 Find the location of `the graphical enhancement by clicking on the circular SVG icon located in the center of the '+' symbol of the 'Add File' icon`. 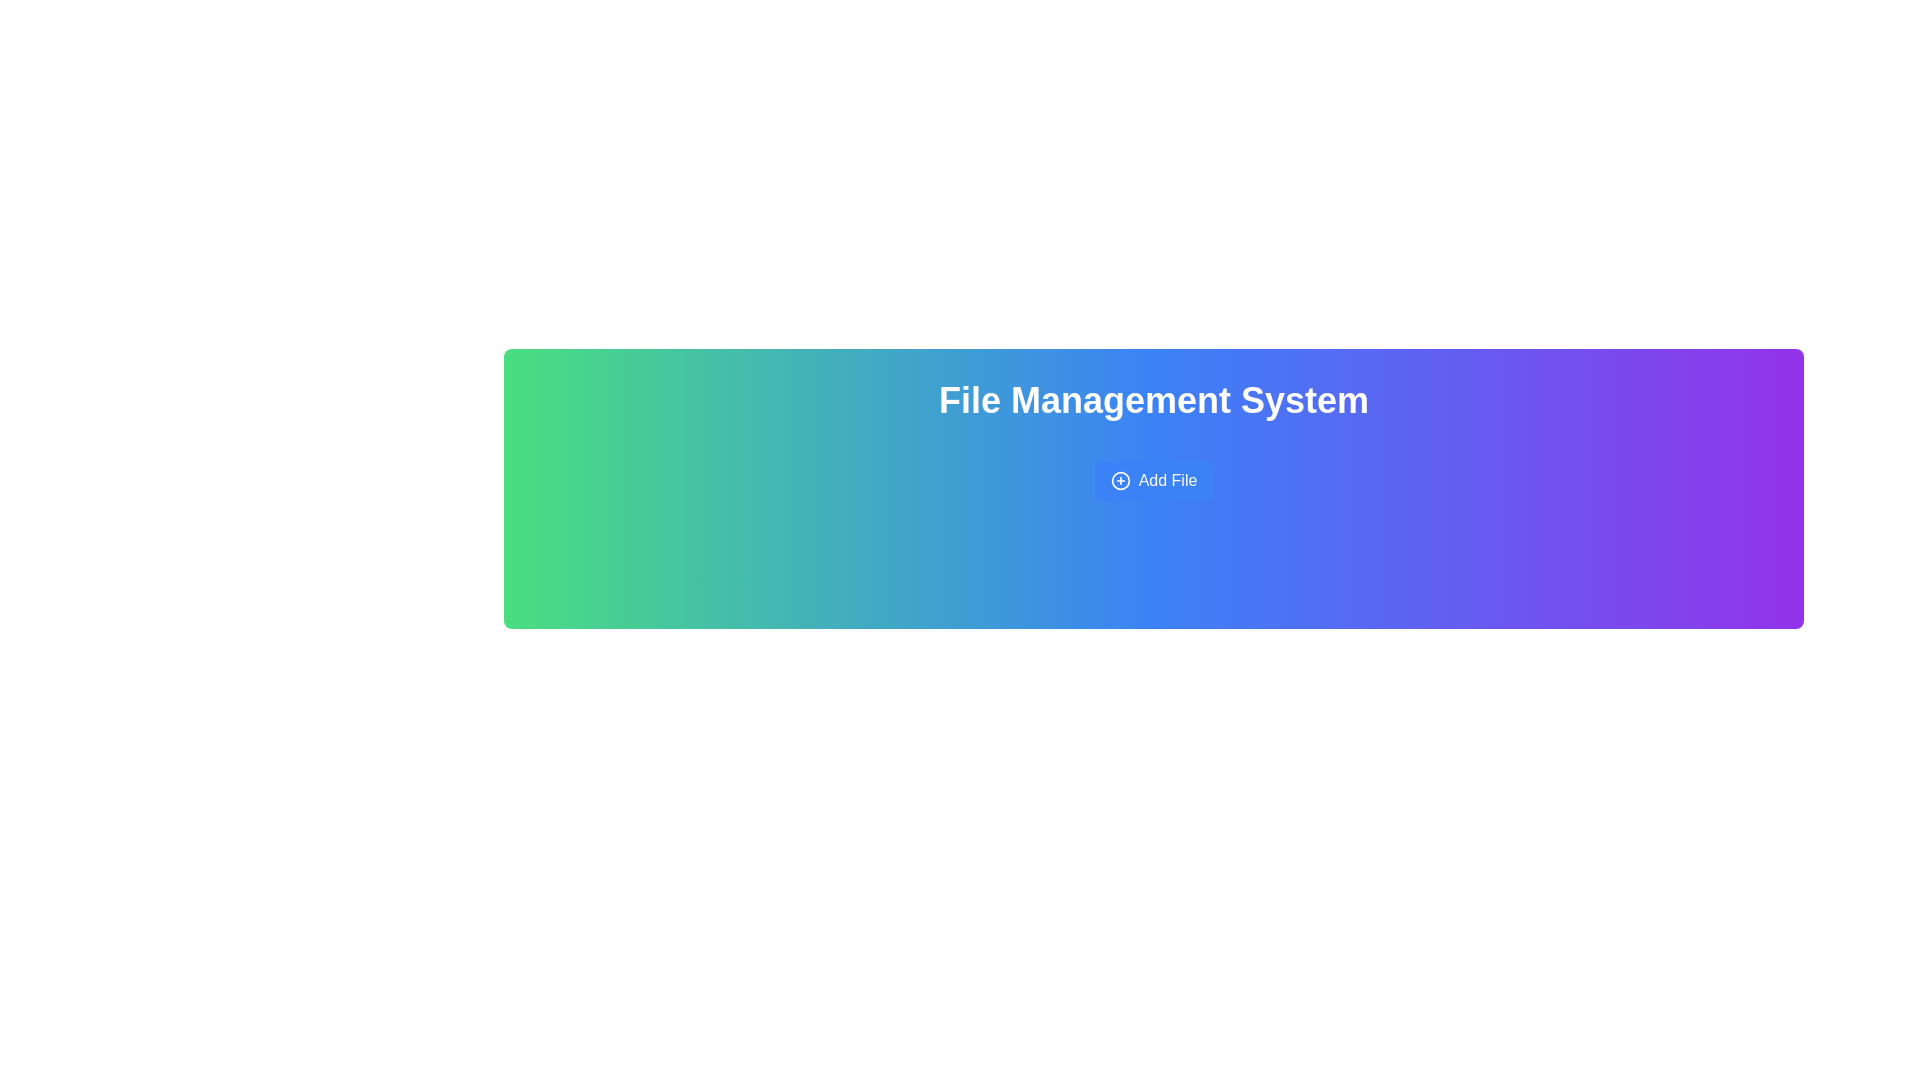

the graphical enhancement by clicking on the circular SVG icon located in the center of the '+' symbol of the 'Add File' icon is located at coordinates (1120, 481).